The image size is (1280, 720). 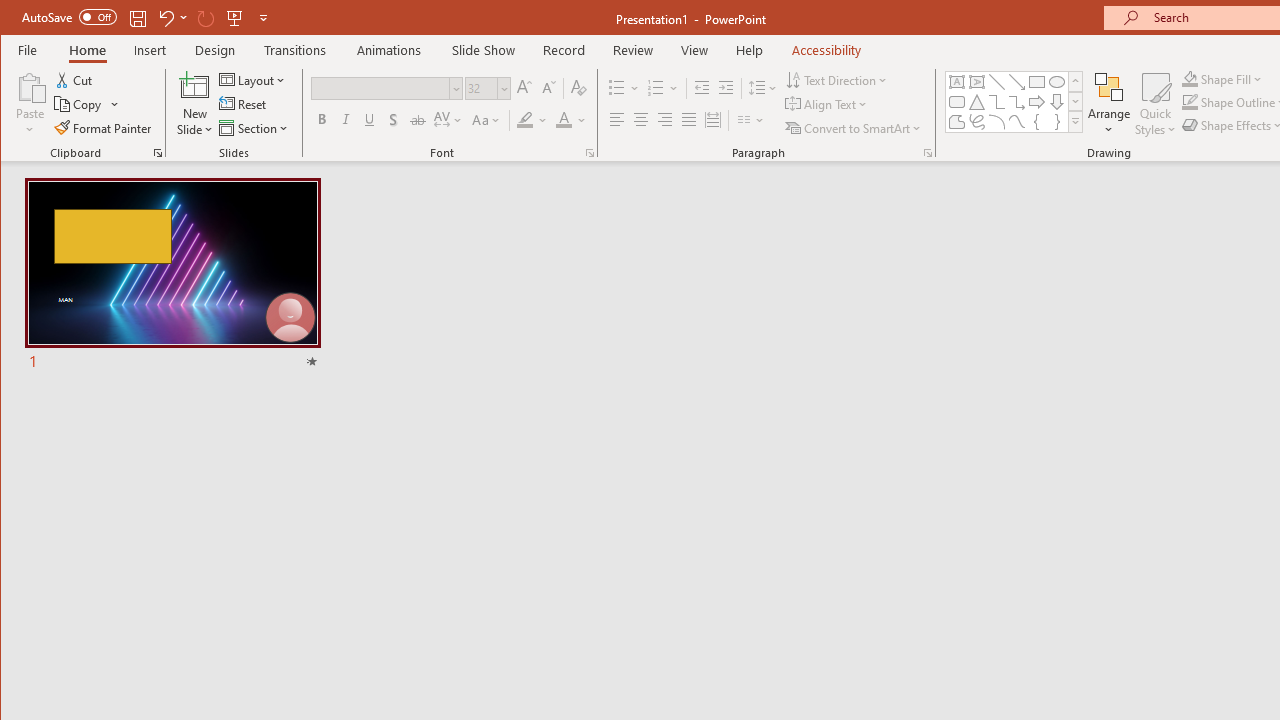 What do you see at coordinates (927, 152) in the screenshot?
I see `'Paragraph...'` at bounding box center [927, 152].